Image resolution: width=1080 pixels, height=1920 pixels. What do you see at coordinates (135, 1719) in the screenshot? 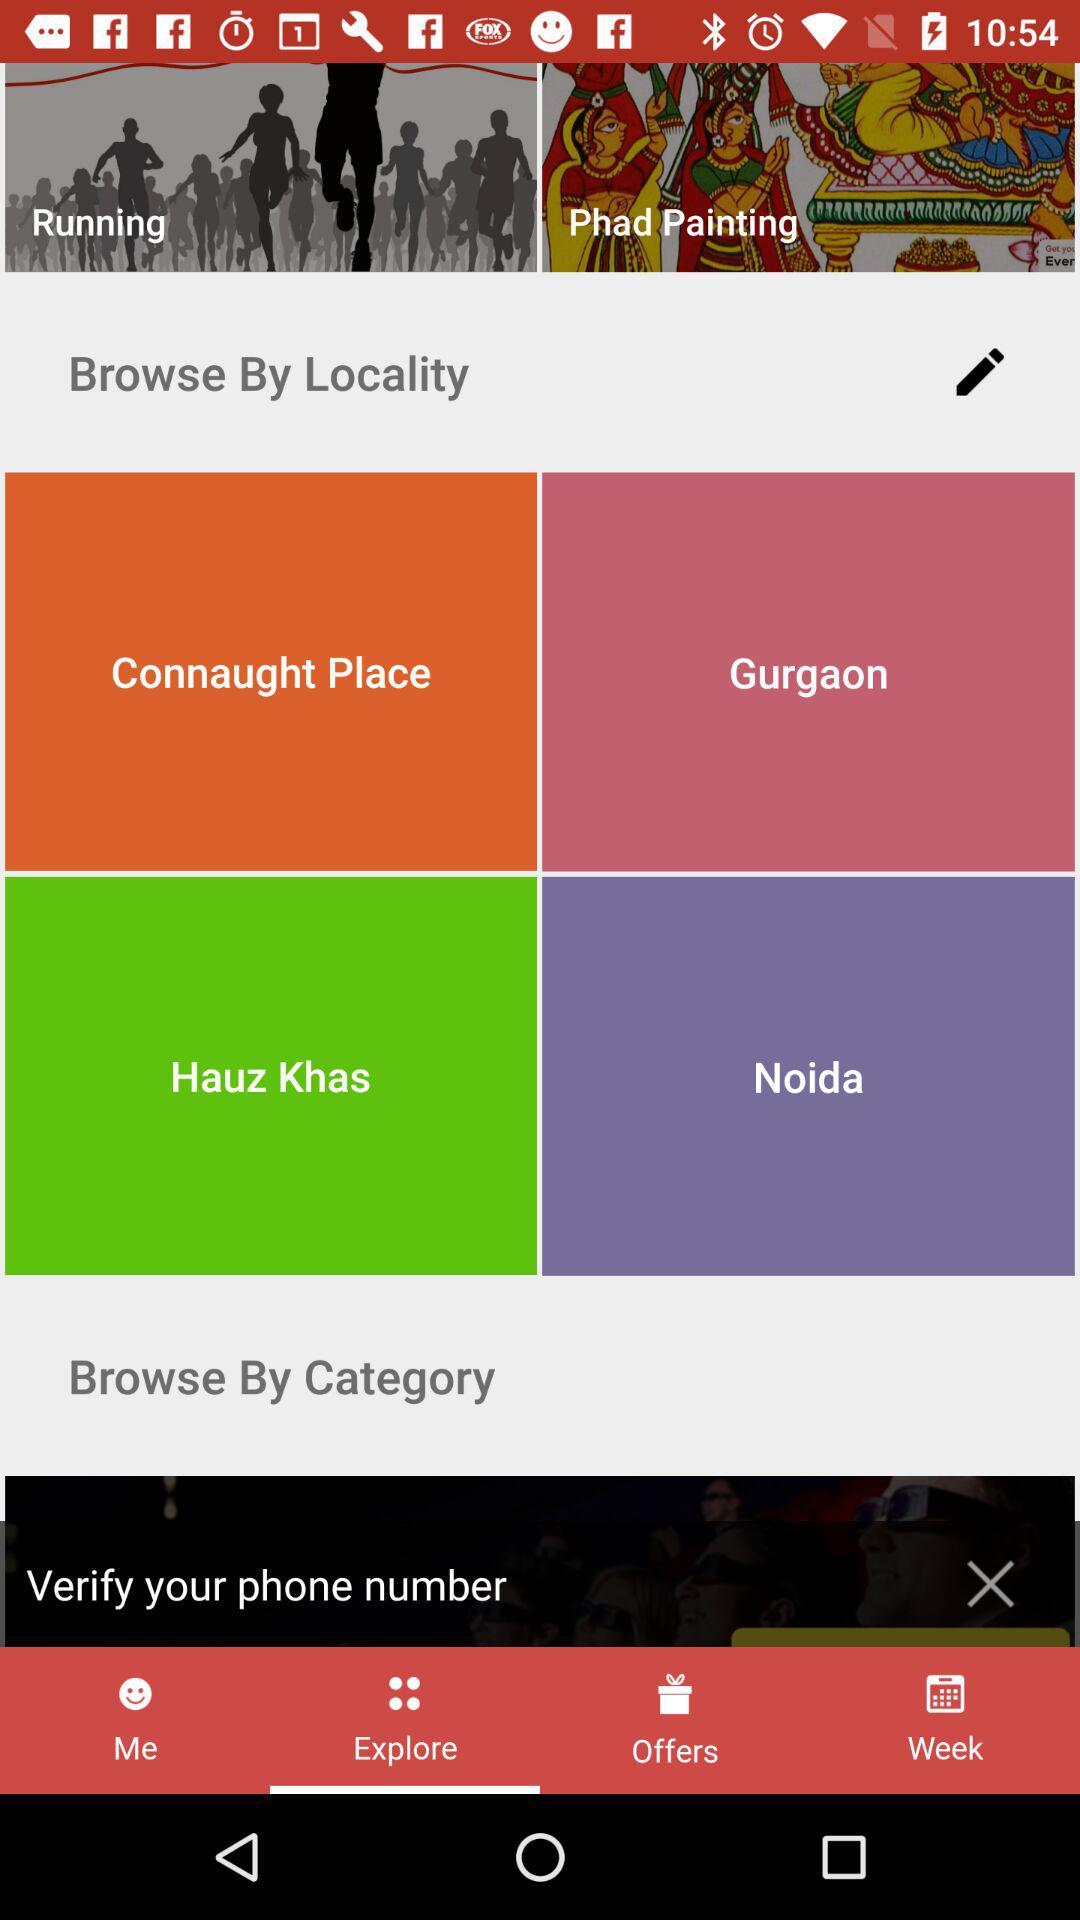
I see `the me item` at bounding box center [135, 1719].